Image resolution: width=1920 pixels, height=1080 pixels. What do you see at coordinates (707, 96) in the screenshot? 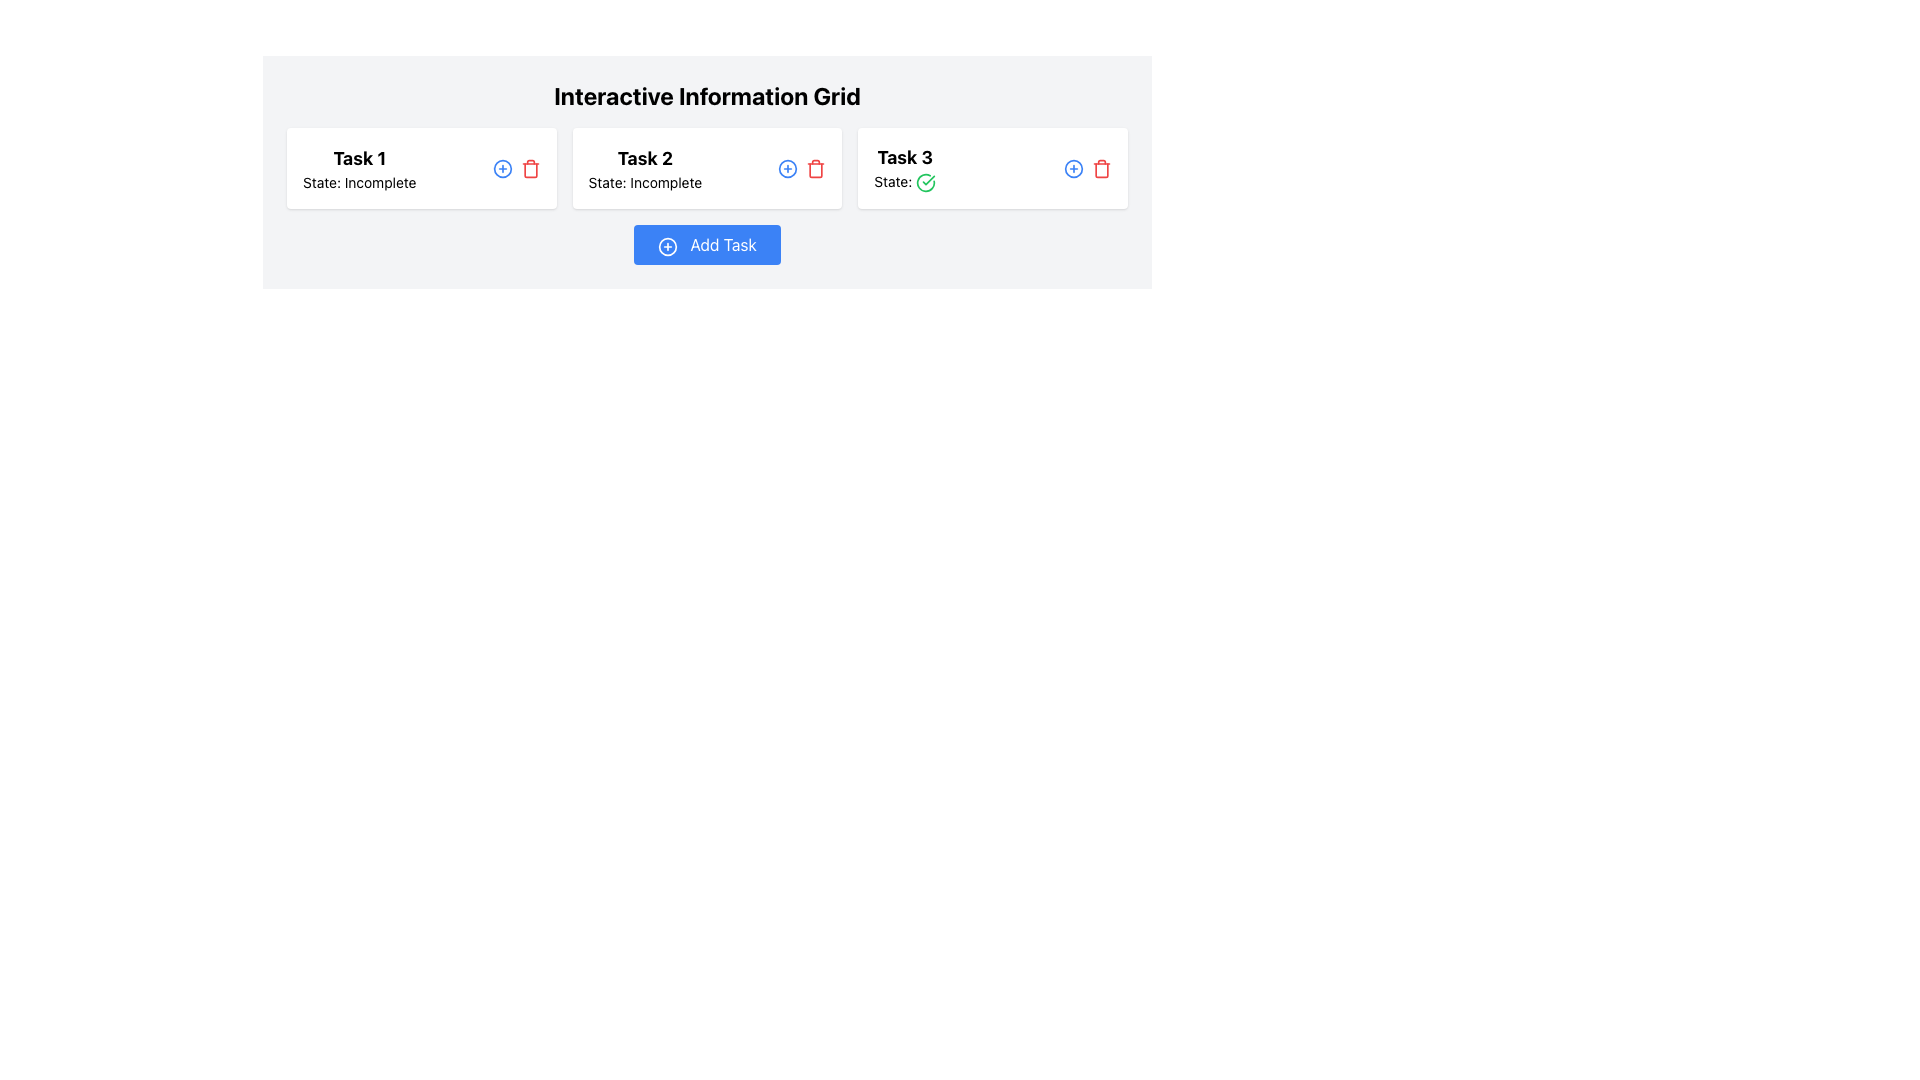
I see `the Heading (Text Element) that serves as a descriptive header for the section, positioned at the top-center of the interface above the task cards and 'Add Task' button` at bounding box center [707, 96].